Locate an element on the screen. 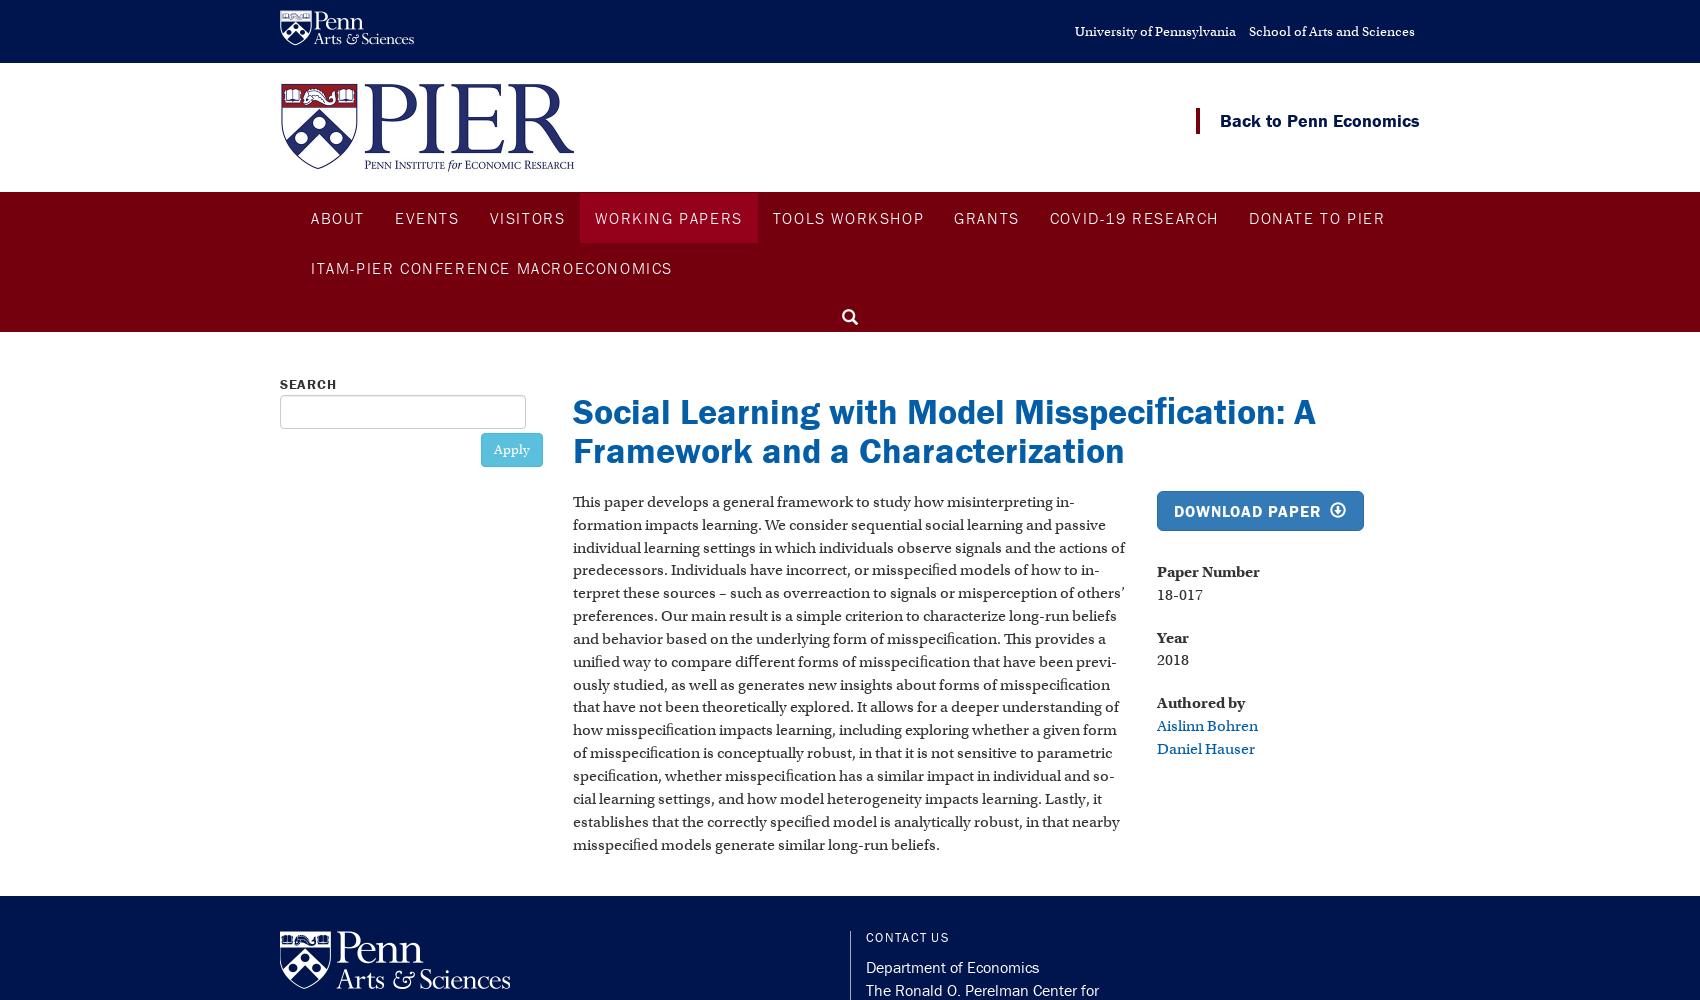 This screenshot has height=1000, width=1700. 'Daniel Hauser' is located at coordinates (1204, 747).